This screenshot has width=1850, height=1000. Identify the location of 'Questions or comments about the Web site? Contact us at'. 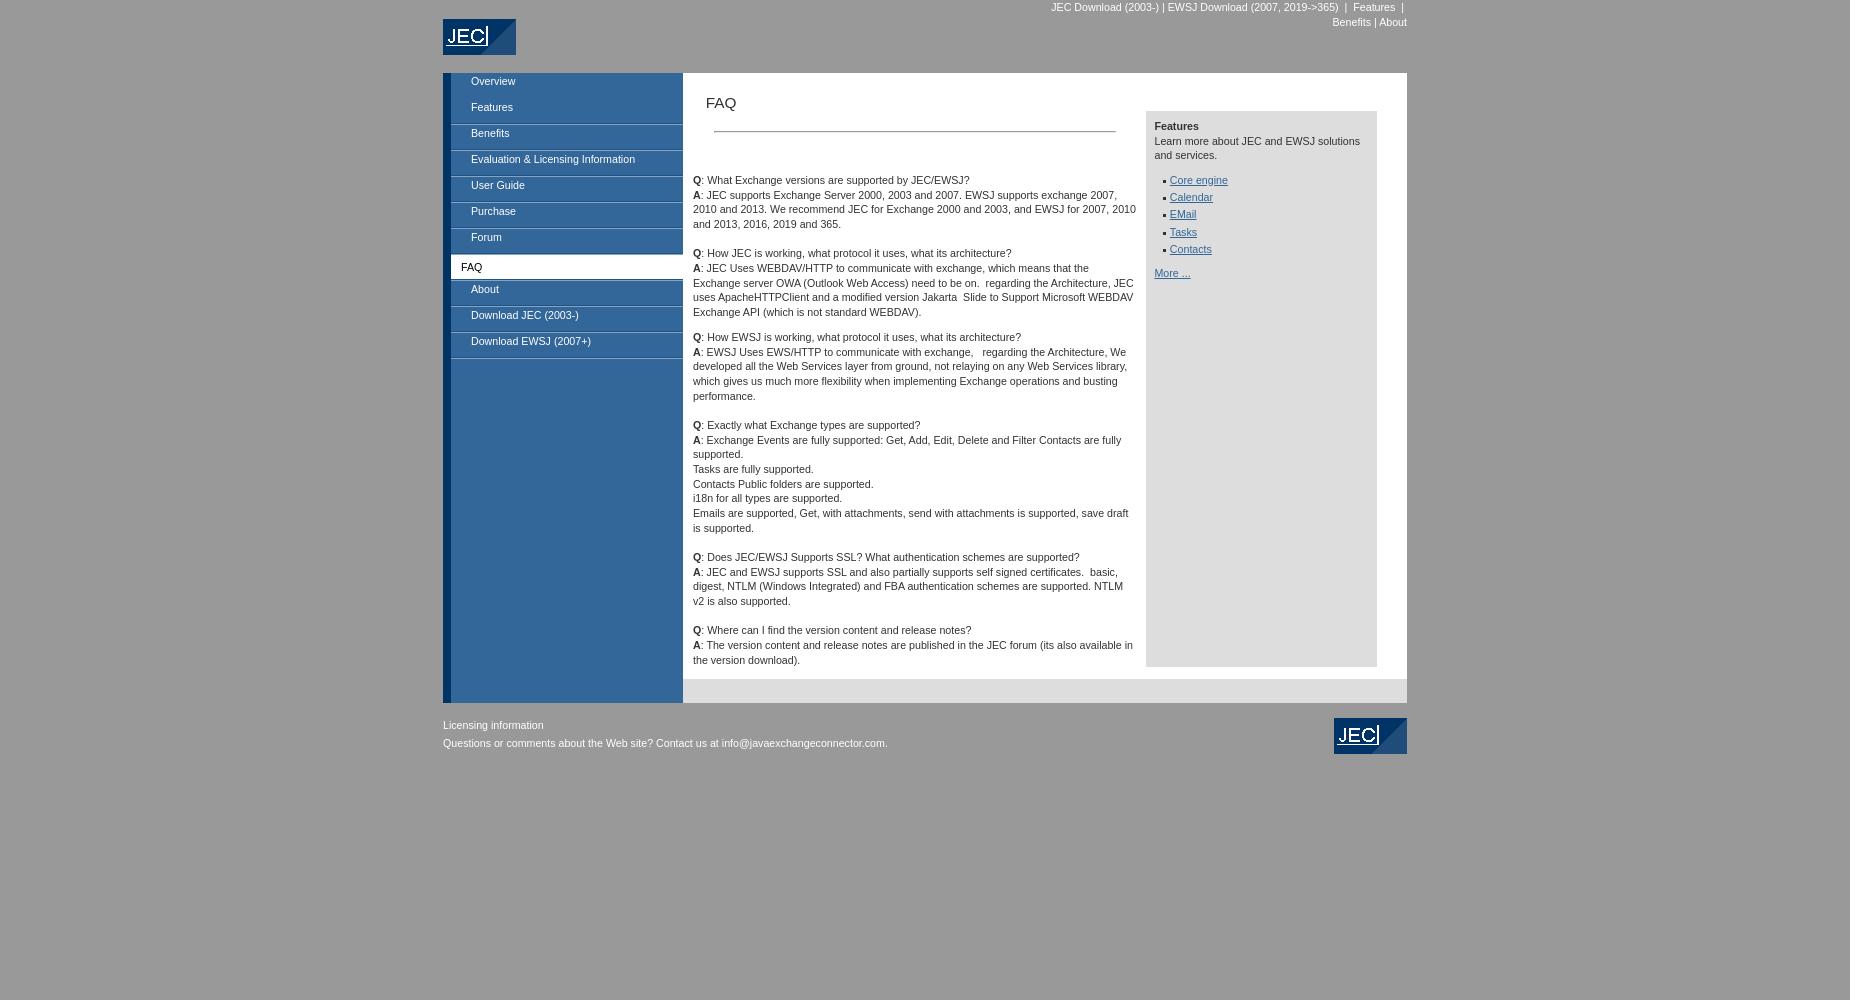
(582, 741).